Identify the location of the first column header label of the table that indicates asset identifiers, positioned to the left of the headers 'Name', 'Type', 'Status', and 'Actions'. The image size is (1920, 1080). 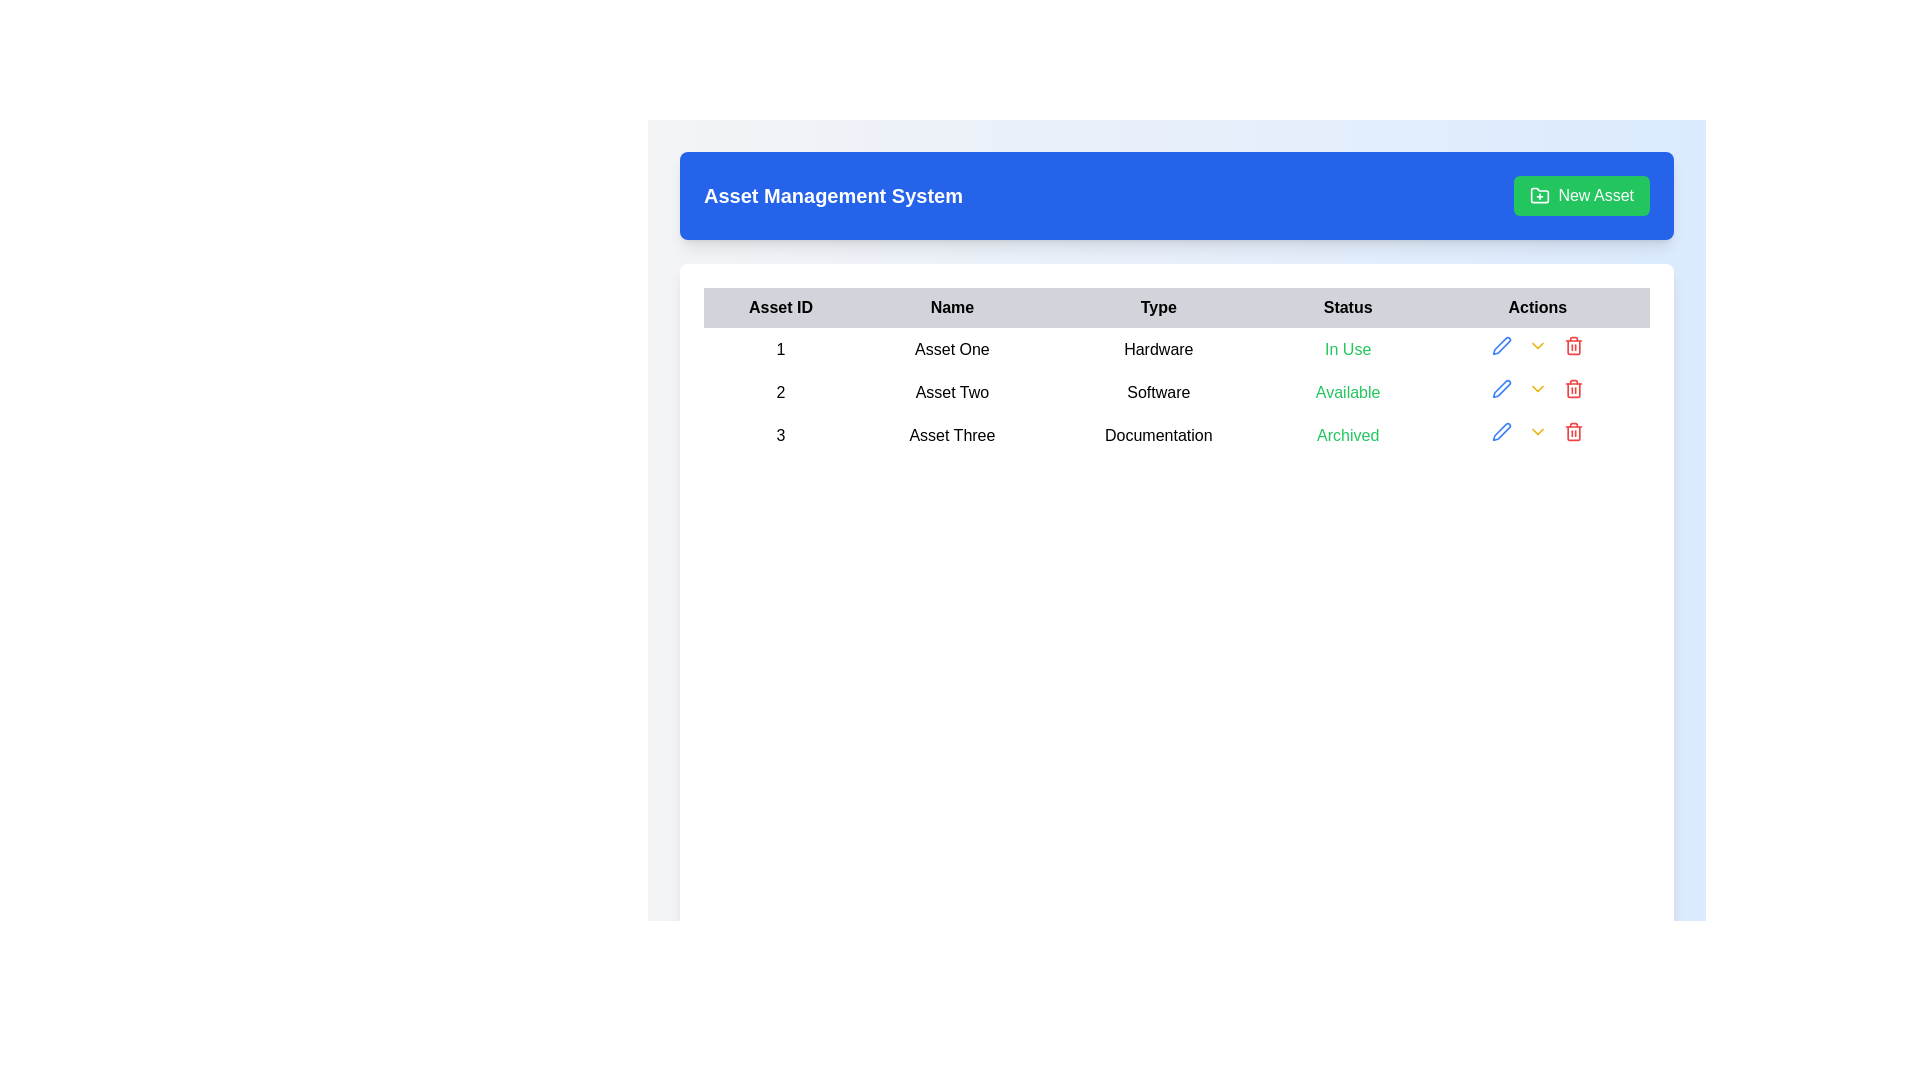
(779, 308).